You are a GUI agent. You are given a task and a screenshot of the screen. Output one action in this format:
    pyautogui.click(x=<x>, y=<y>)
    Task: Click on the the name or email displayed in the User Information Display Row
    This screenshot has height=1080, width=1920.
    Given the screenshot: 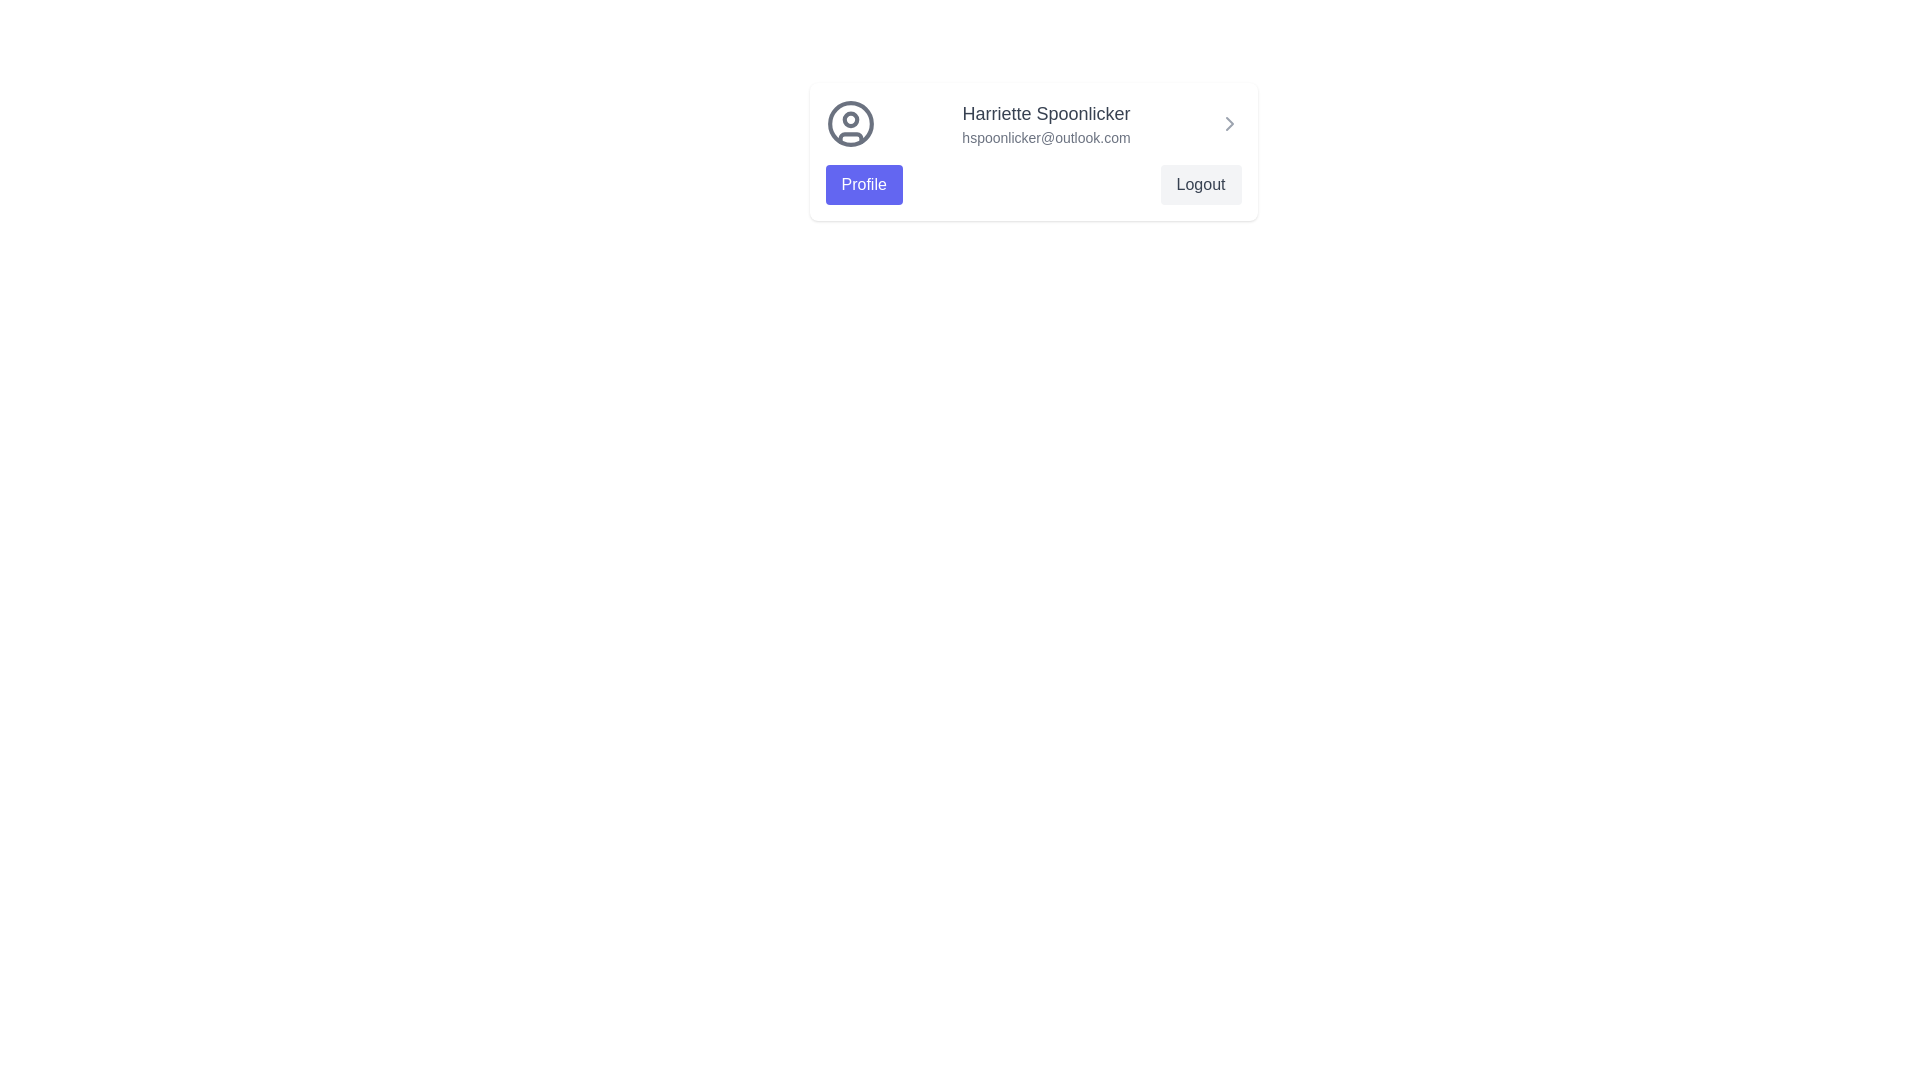 What is the action you would take?
    pyautogui.click(x=1033, y=123)
    